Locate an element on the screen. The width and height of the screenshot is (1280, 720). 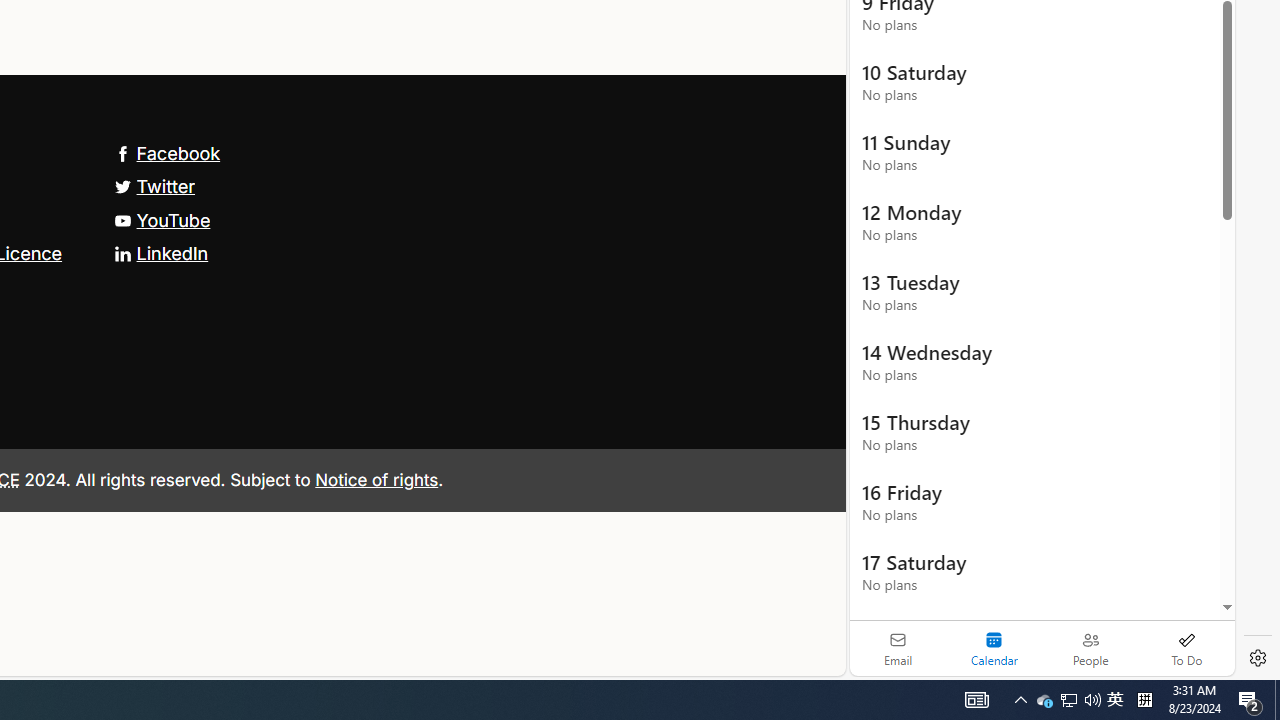
'To Do' is located at coordinates (1186, 648).